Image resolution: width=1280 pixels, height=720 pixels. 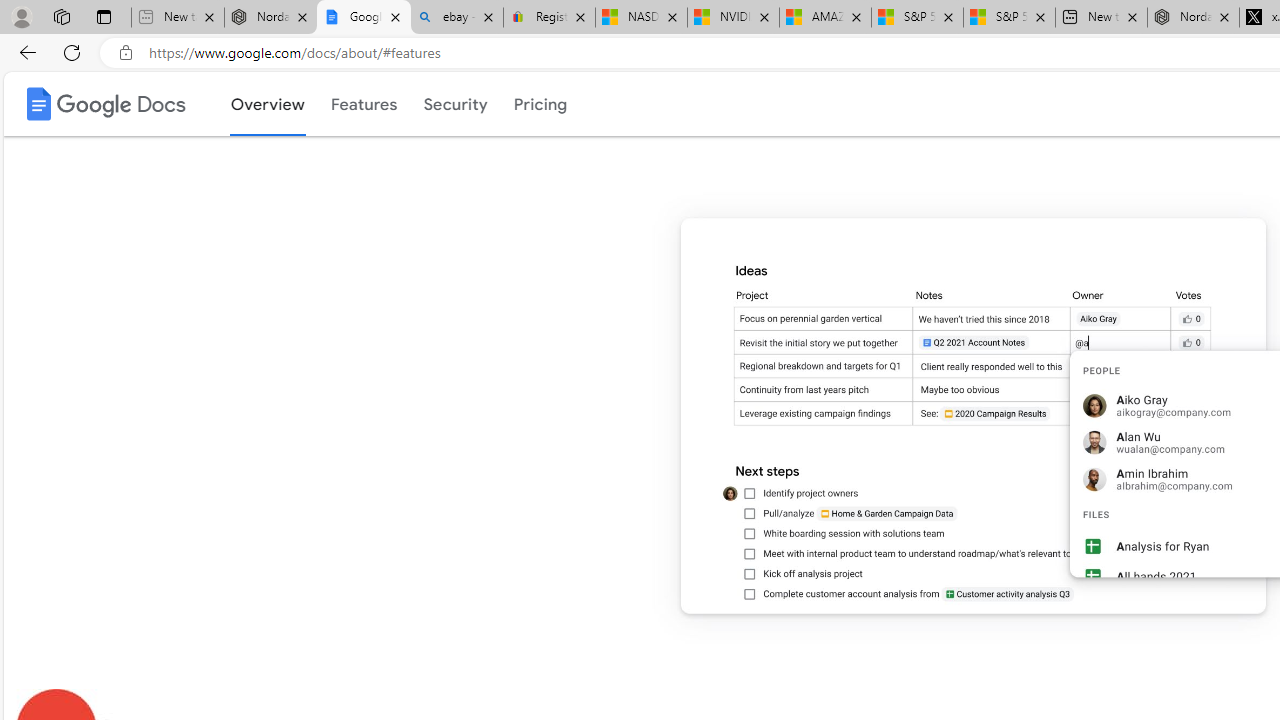 What do you see at coordinates (549, 17) in the screenshot?
I see `'Register: Create a personal eBay account'` at bounding box center [549, 17].